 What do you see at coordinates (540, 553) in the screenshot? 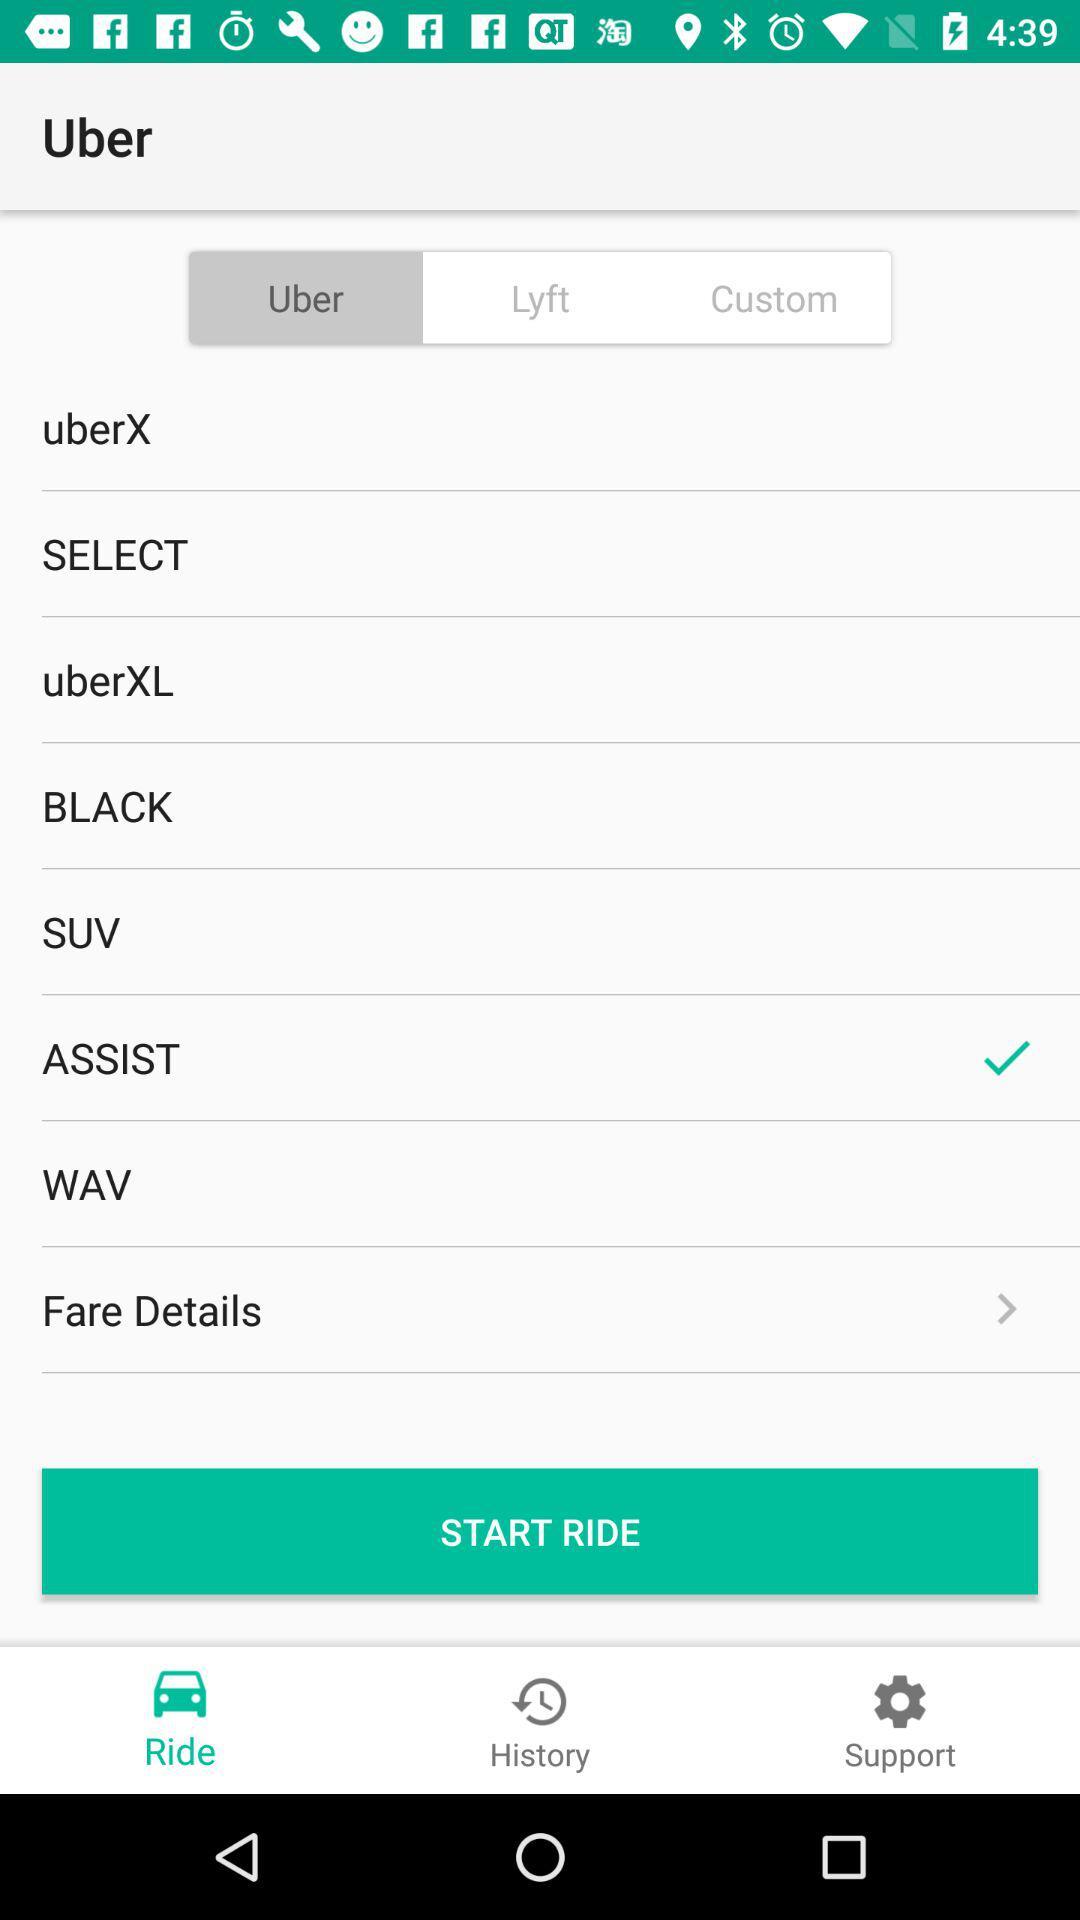
I see `icon below uberx icon` at bounding box center [540, 553].